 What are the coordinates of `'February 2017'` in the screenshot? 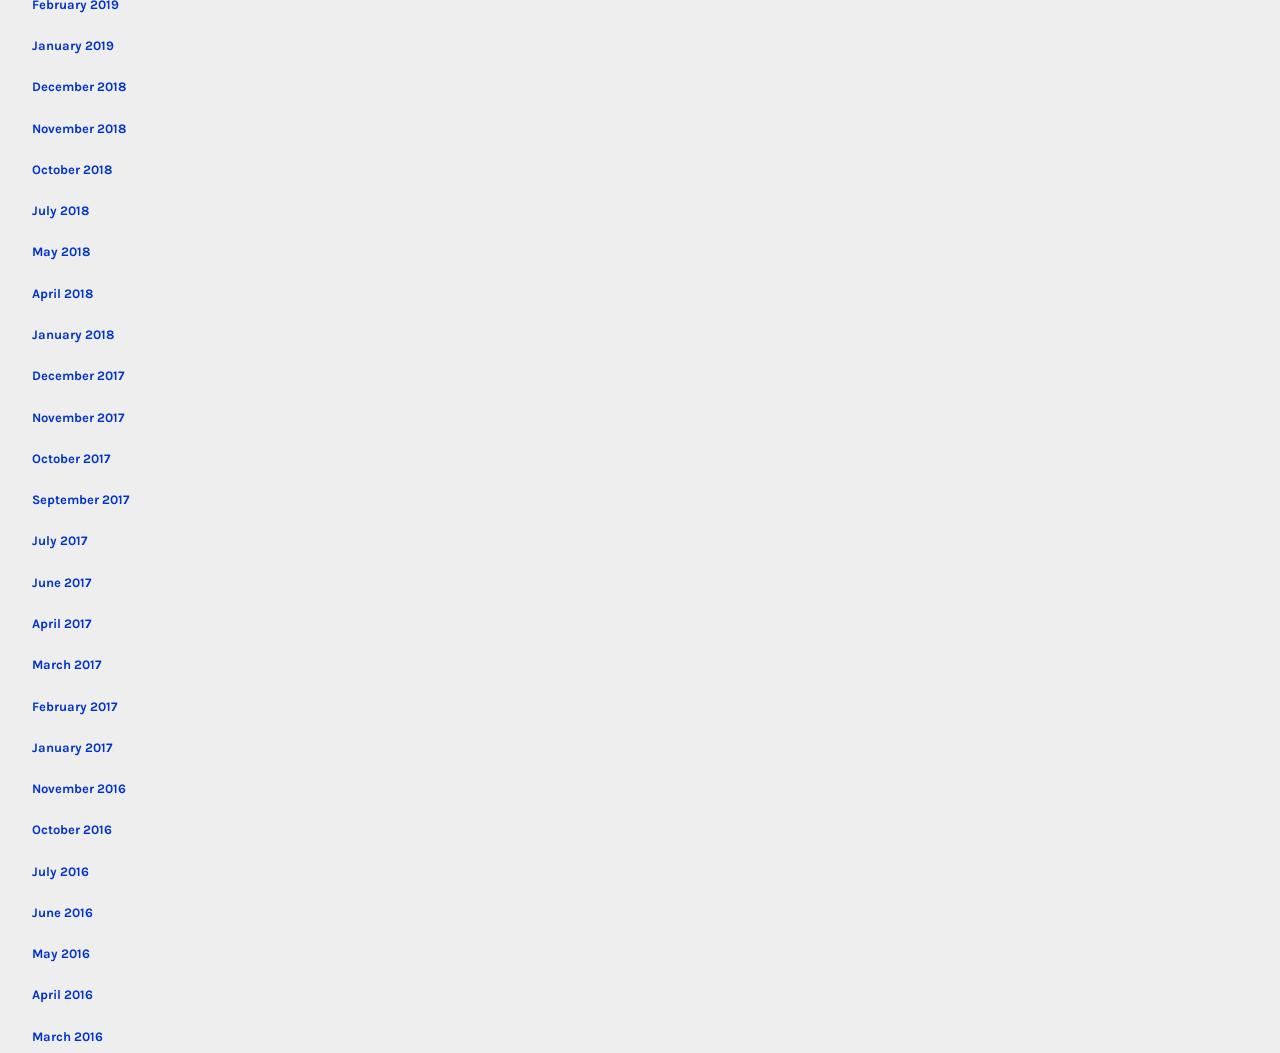 It's located at (32, 705).